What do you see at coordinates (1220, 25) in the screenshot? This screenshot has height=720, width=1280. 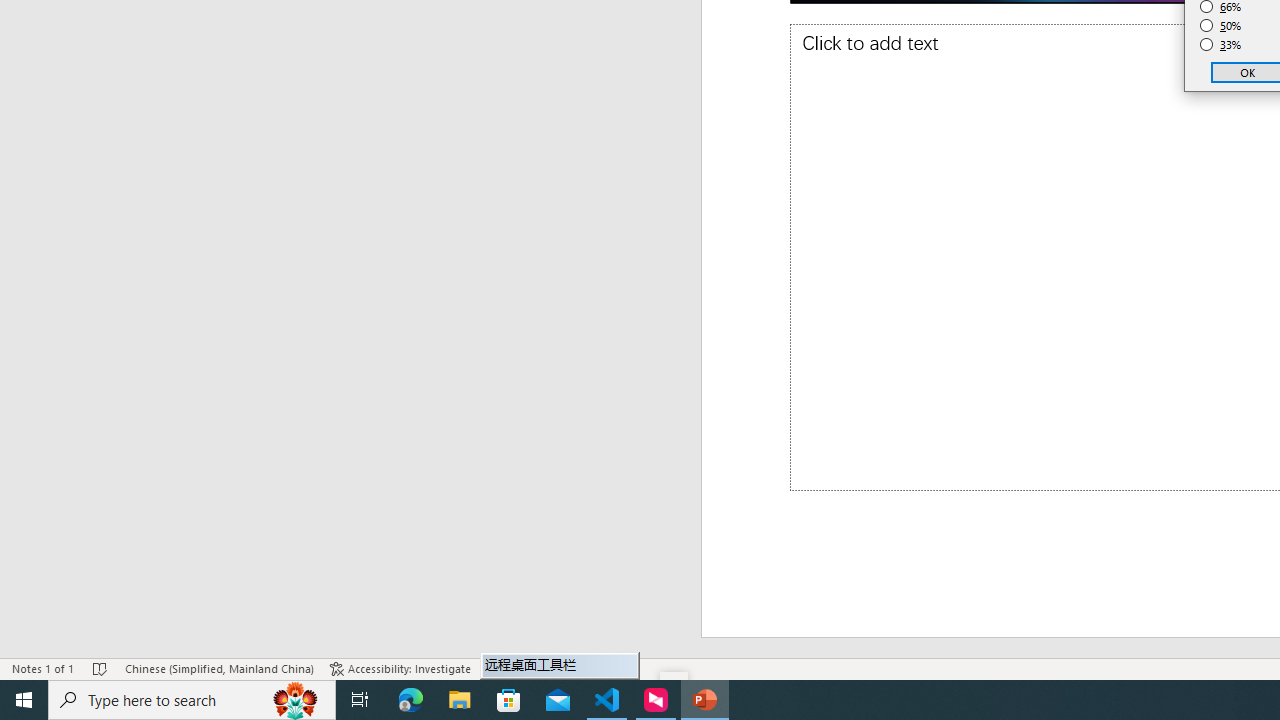 I see `'50%'` at bounding box center [1220, 25].